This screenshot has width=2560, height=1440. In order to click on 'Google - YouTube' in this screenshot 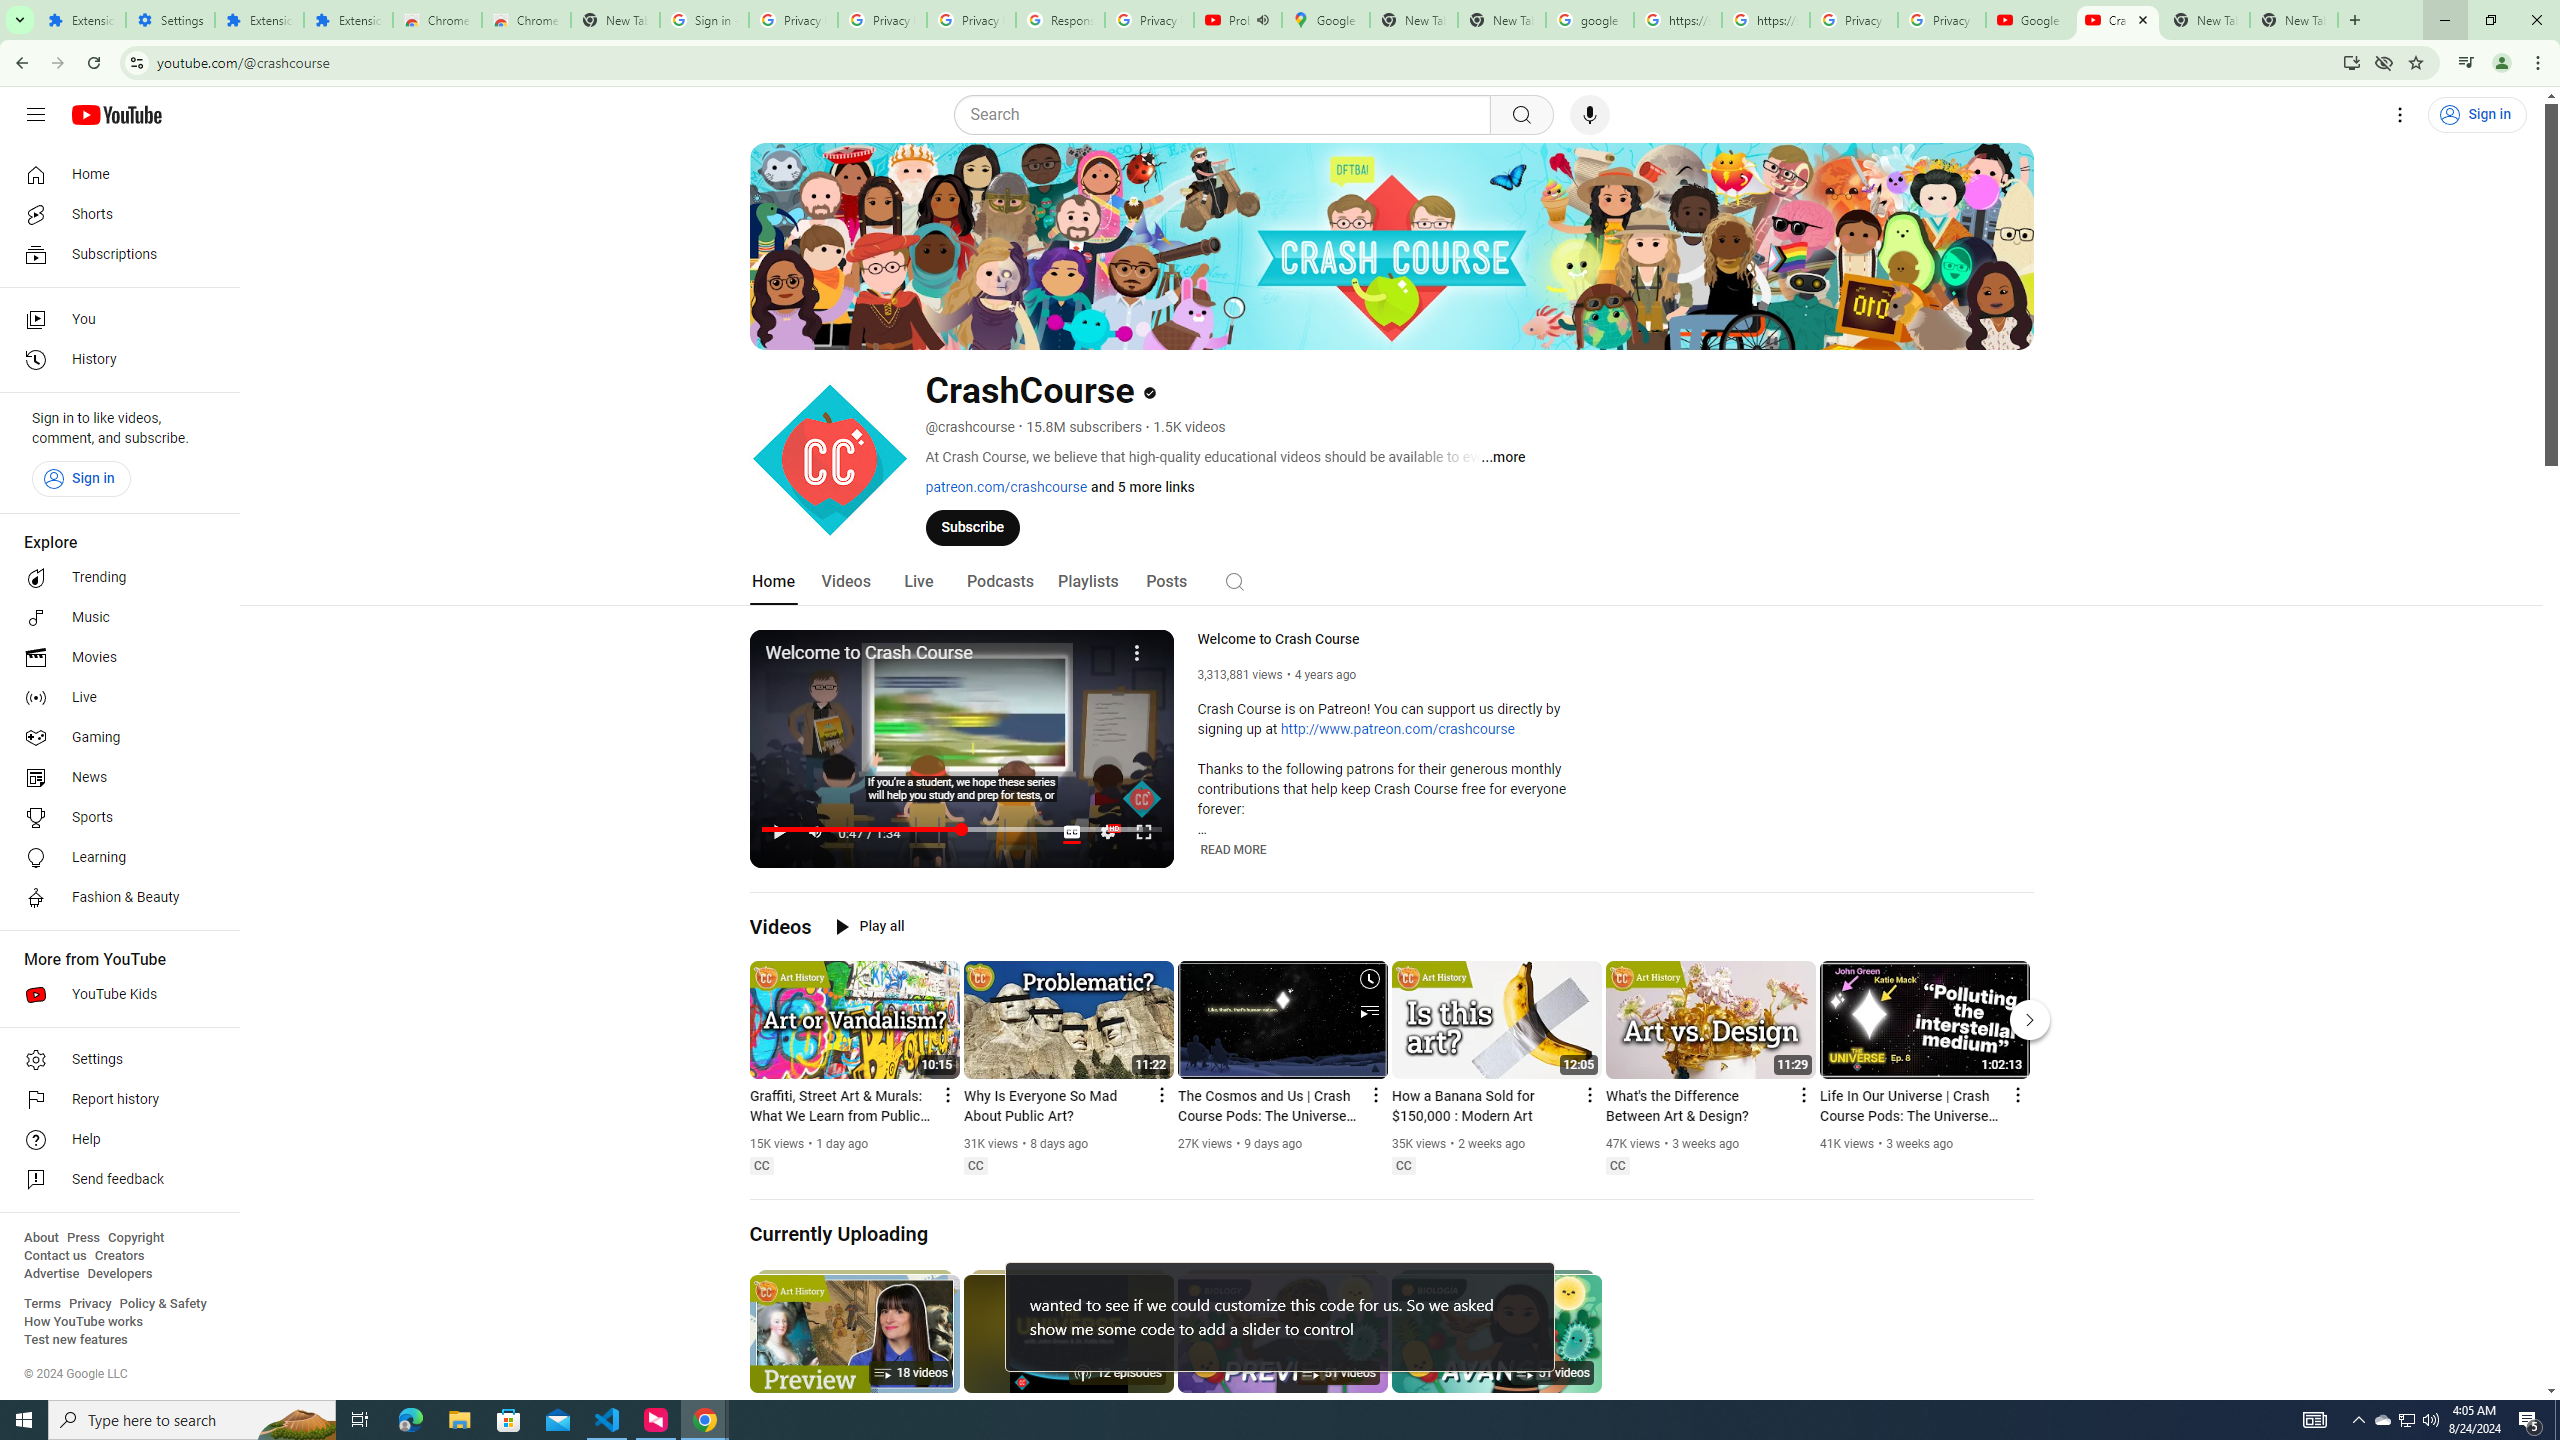, I will do `click(2030, 19)`.